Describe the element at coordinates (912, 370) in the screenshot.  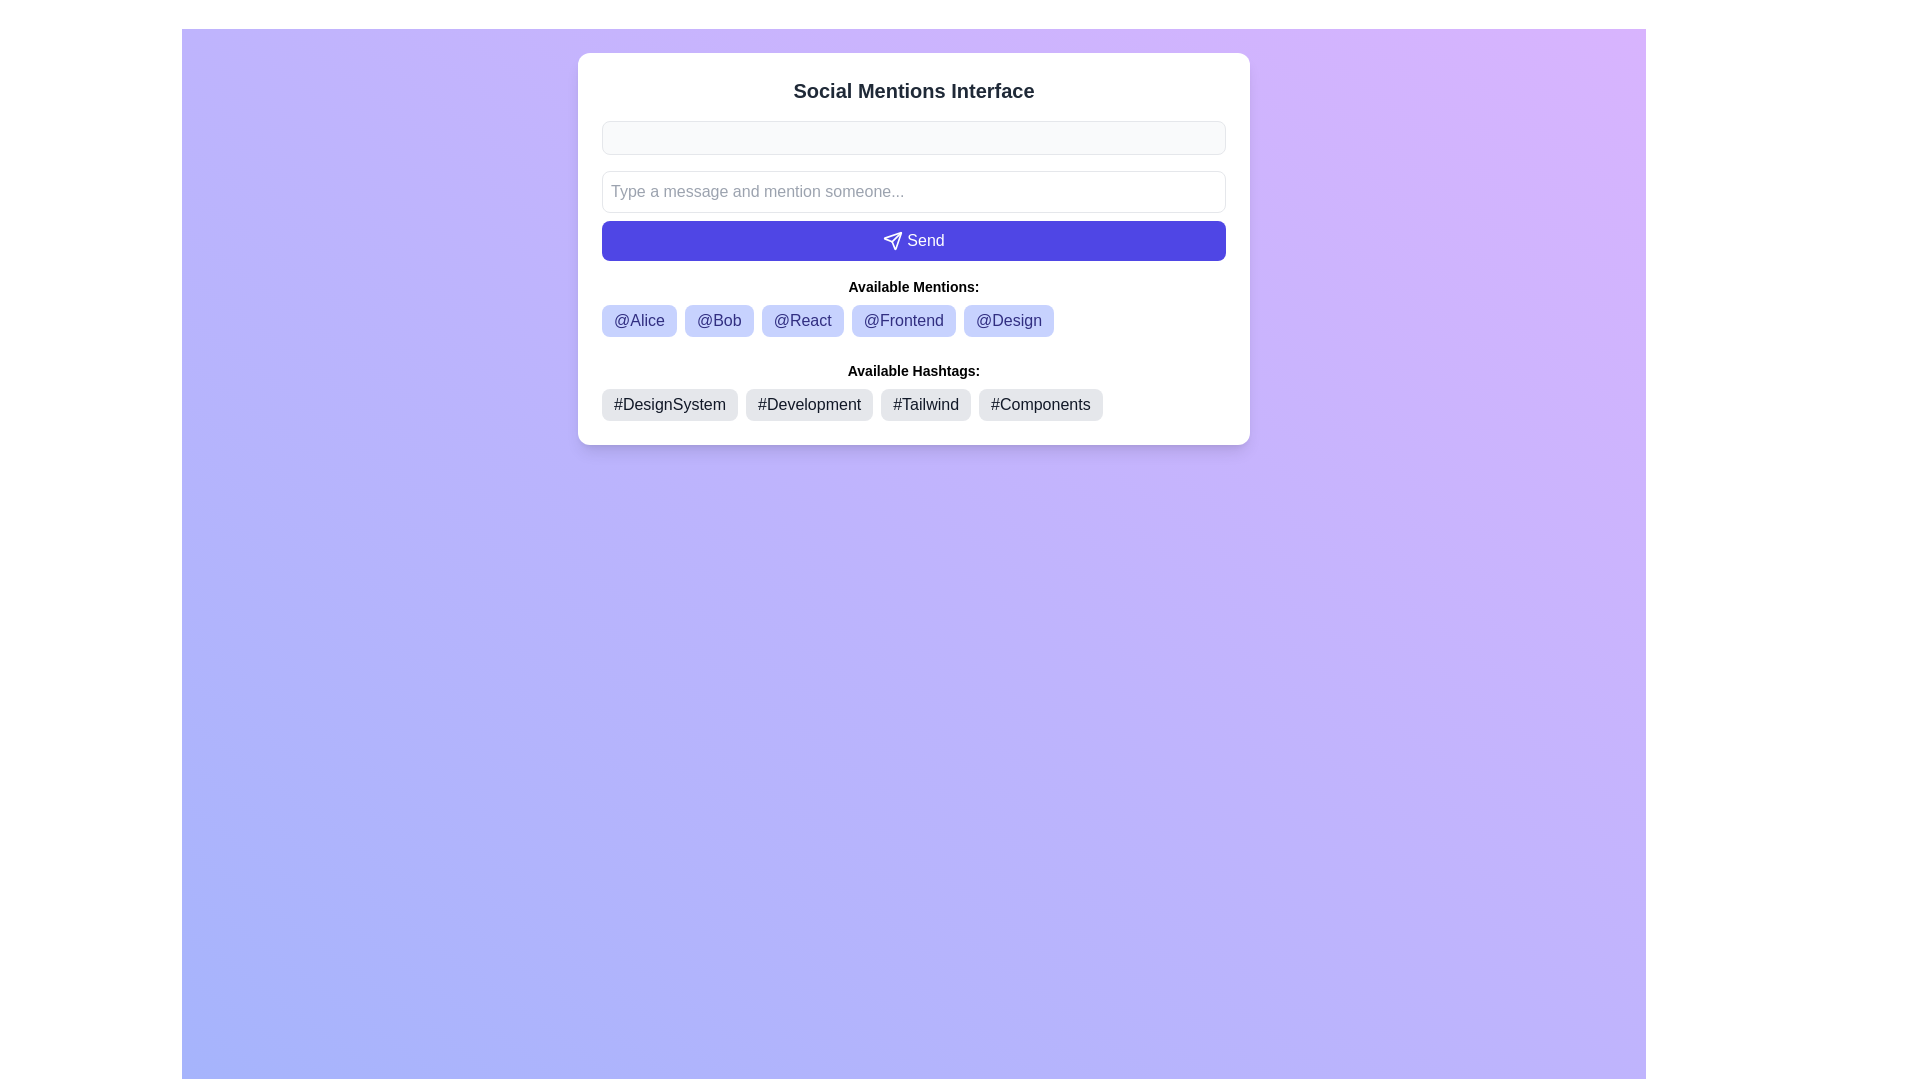
I see `text displayed in the Text Display element that shows 'Available Hashtags:' located centrally beneath the mentions list and above the hashtags list` at that location.